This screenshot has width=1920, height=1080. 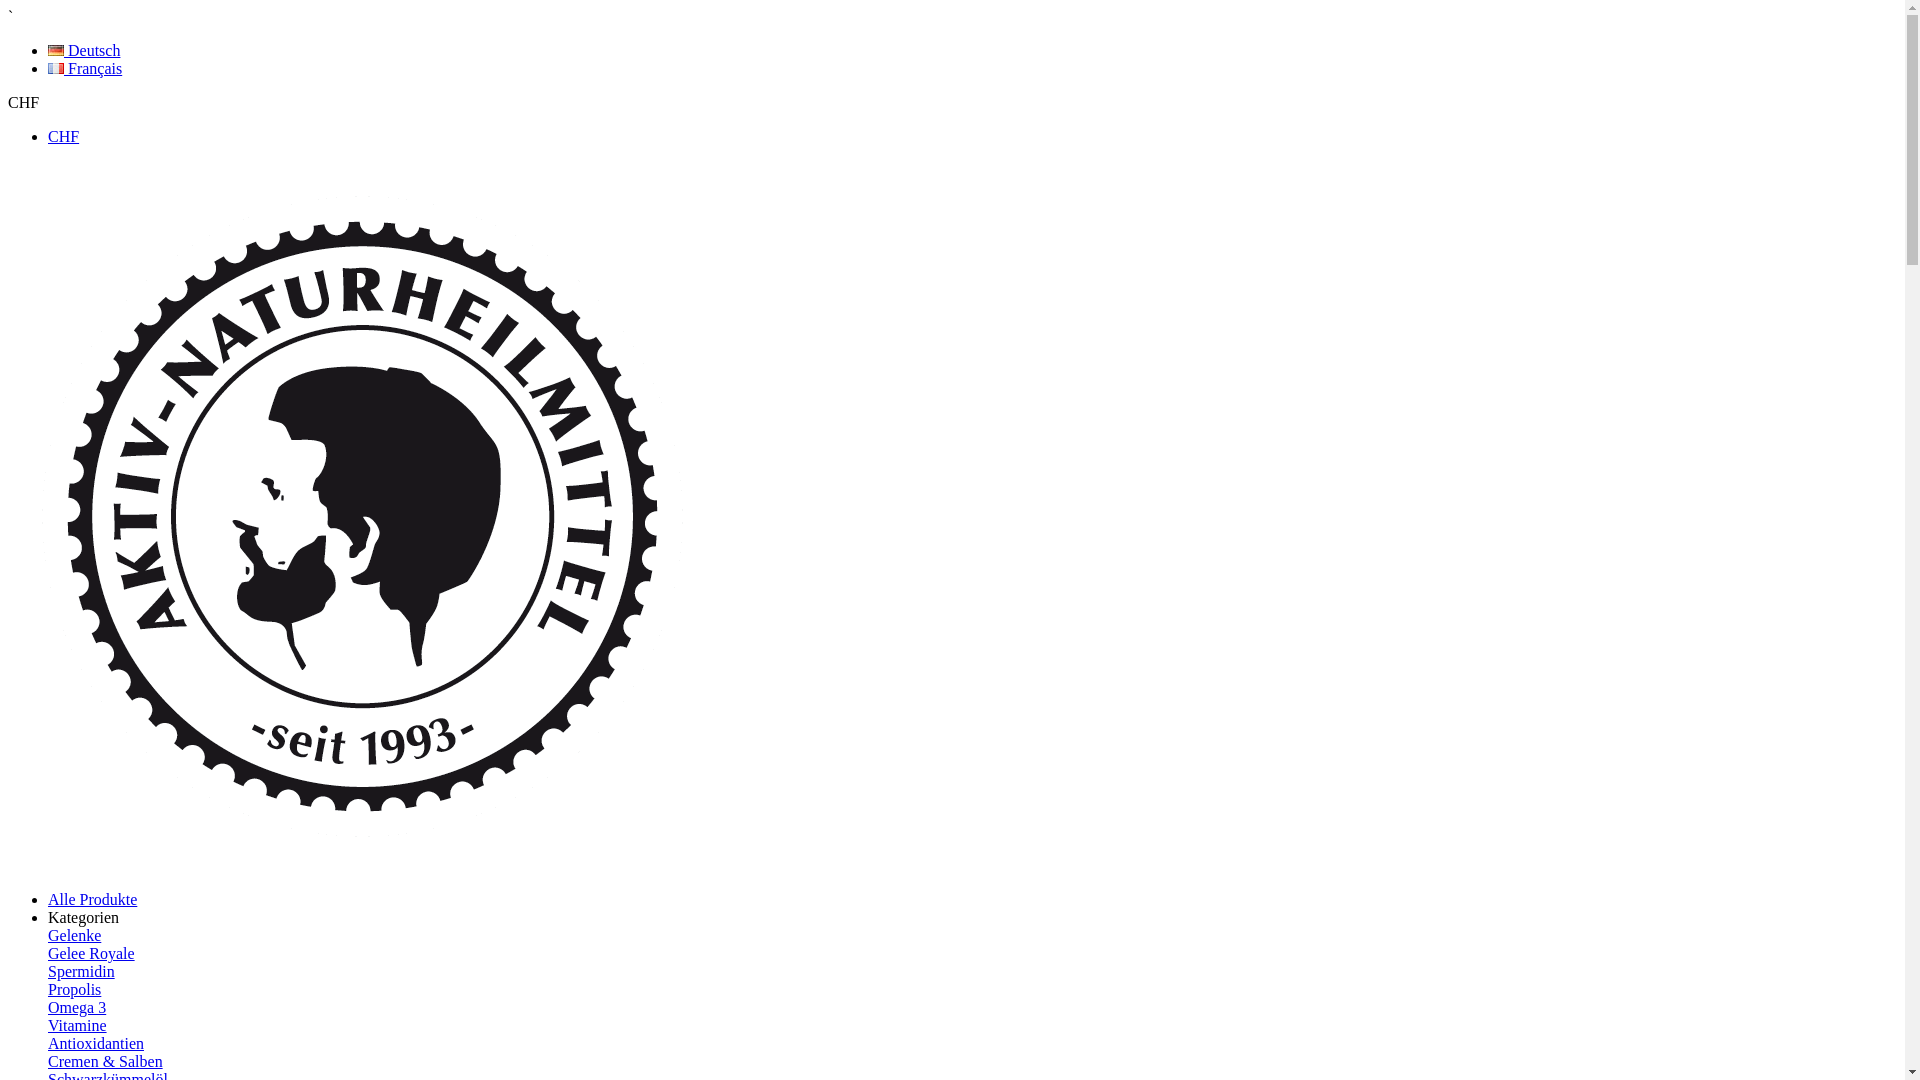 I want to click on 'Deutsch', so click(x=48, y=49).